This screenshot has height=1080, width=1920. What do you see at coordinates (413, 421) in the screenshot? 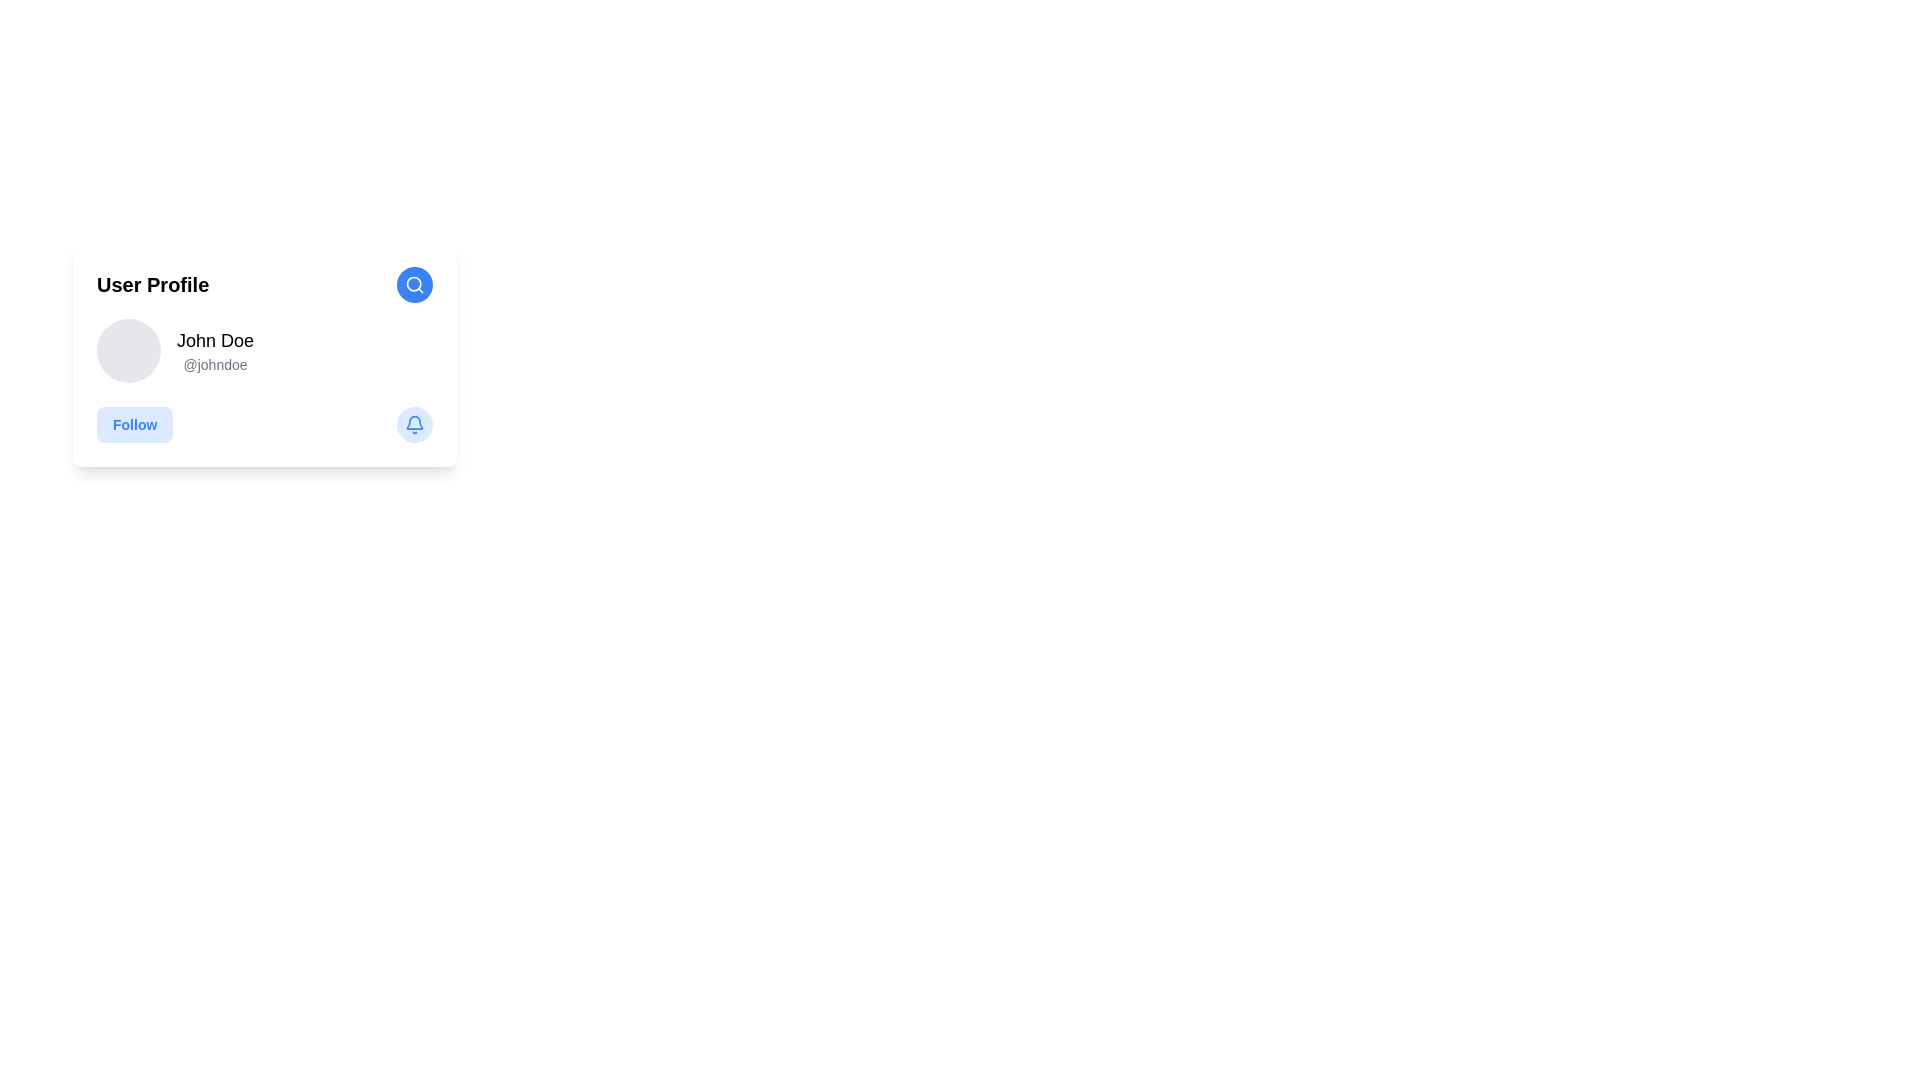
I see `the bell-shaped notification icon located in the top-right corner of the profile information card` at bounding box center [413, 421].